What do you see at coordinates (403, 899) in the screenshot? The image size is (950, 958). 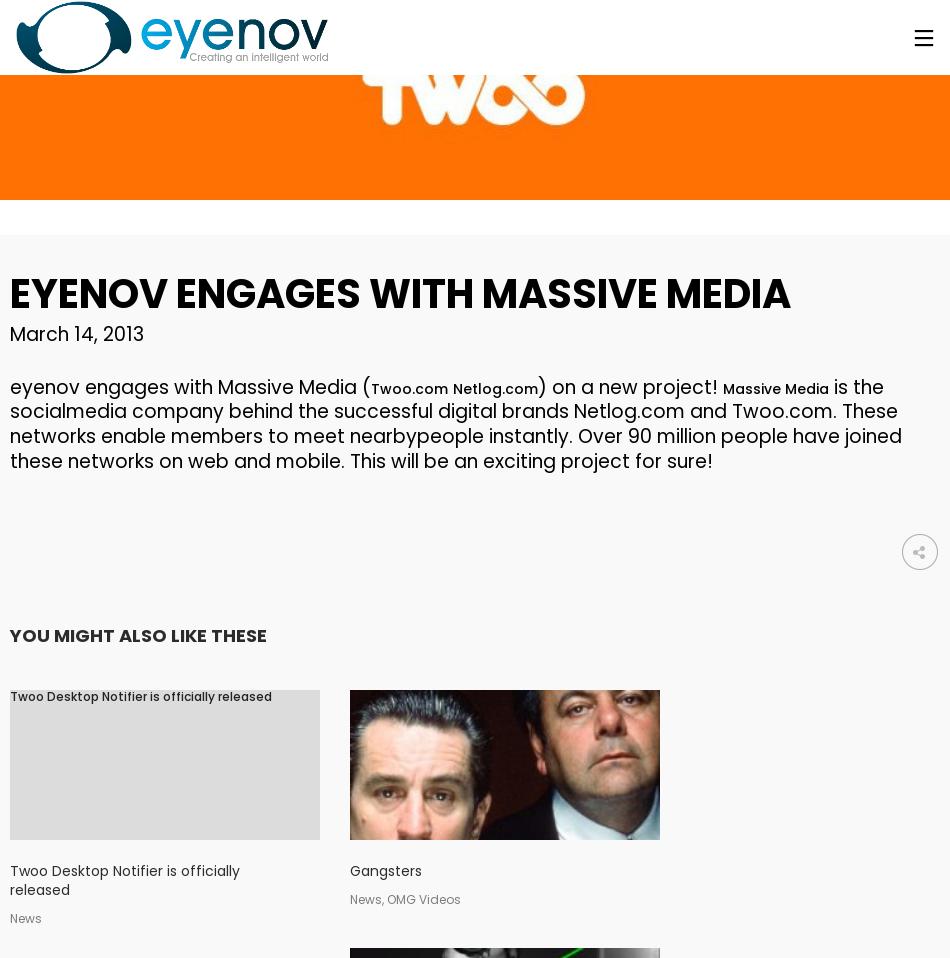 I see `'News, OMG Videos'` at bounding box center [403, 899].